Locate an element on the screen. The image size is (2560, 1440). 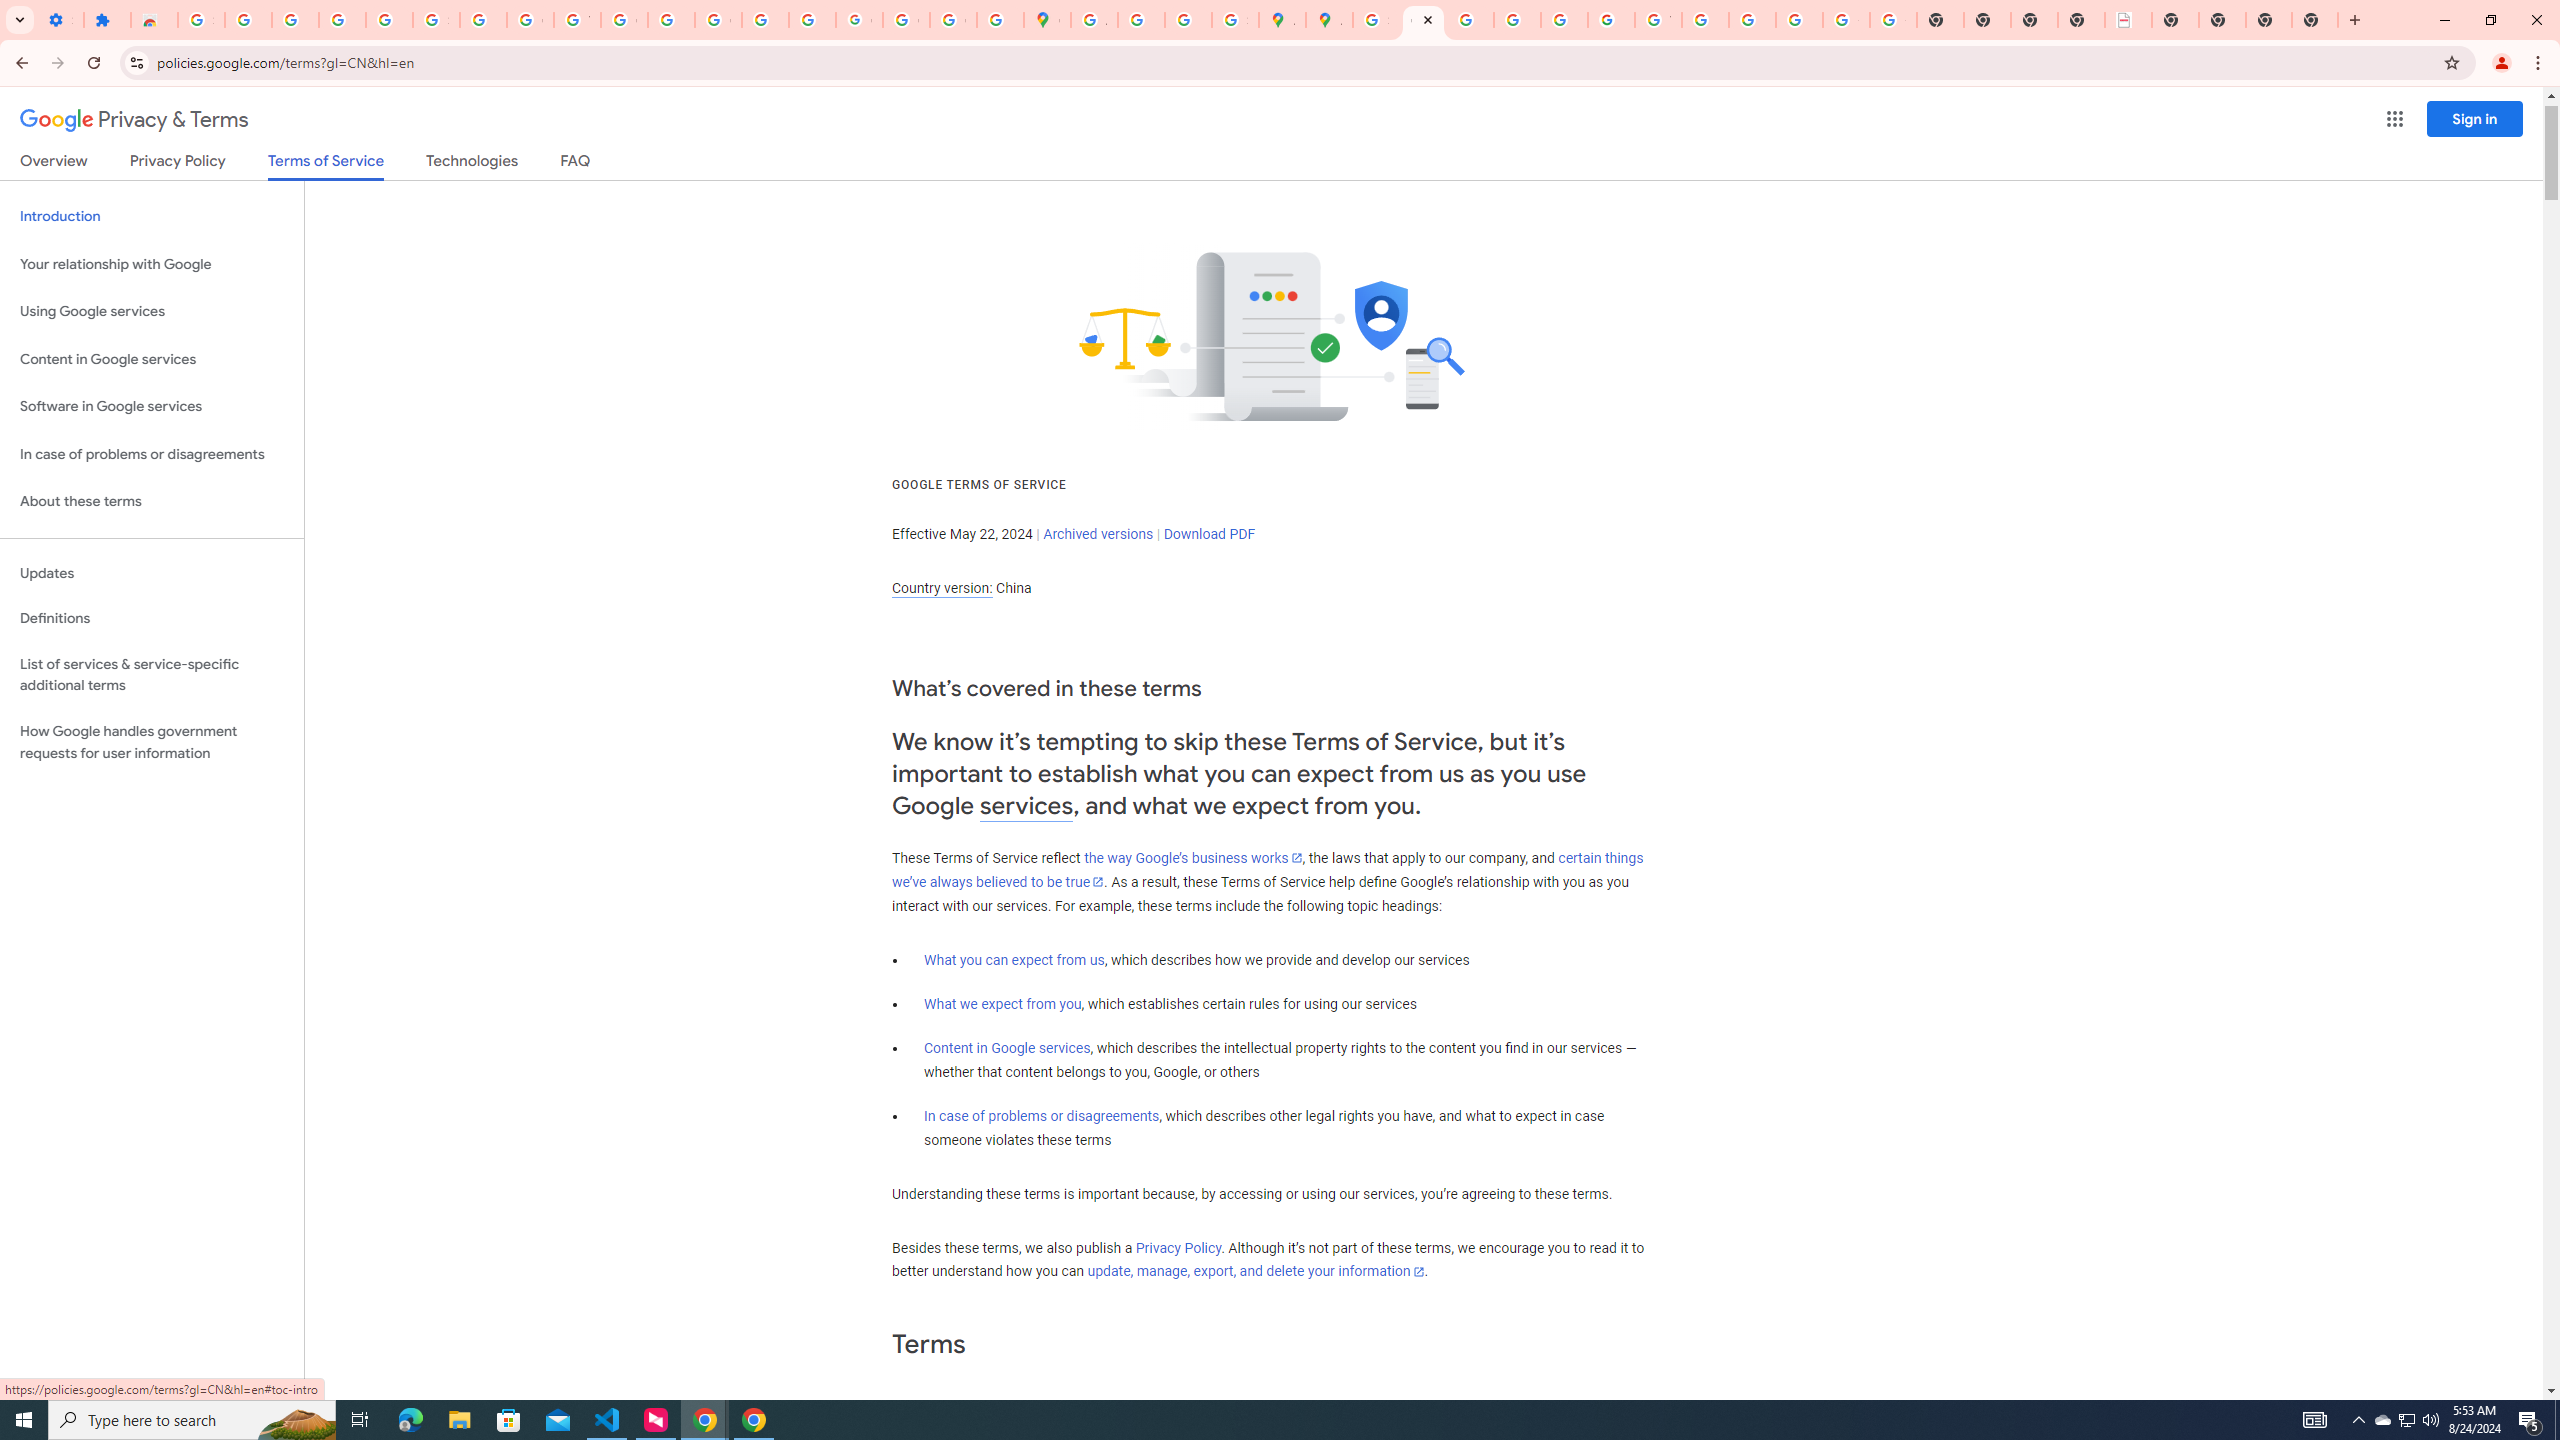
'LAAD Defence & Security 2025 | BAE Systems' is located at coordinates (2127, 19).